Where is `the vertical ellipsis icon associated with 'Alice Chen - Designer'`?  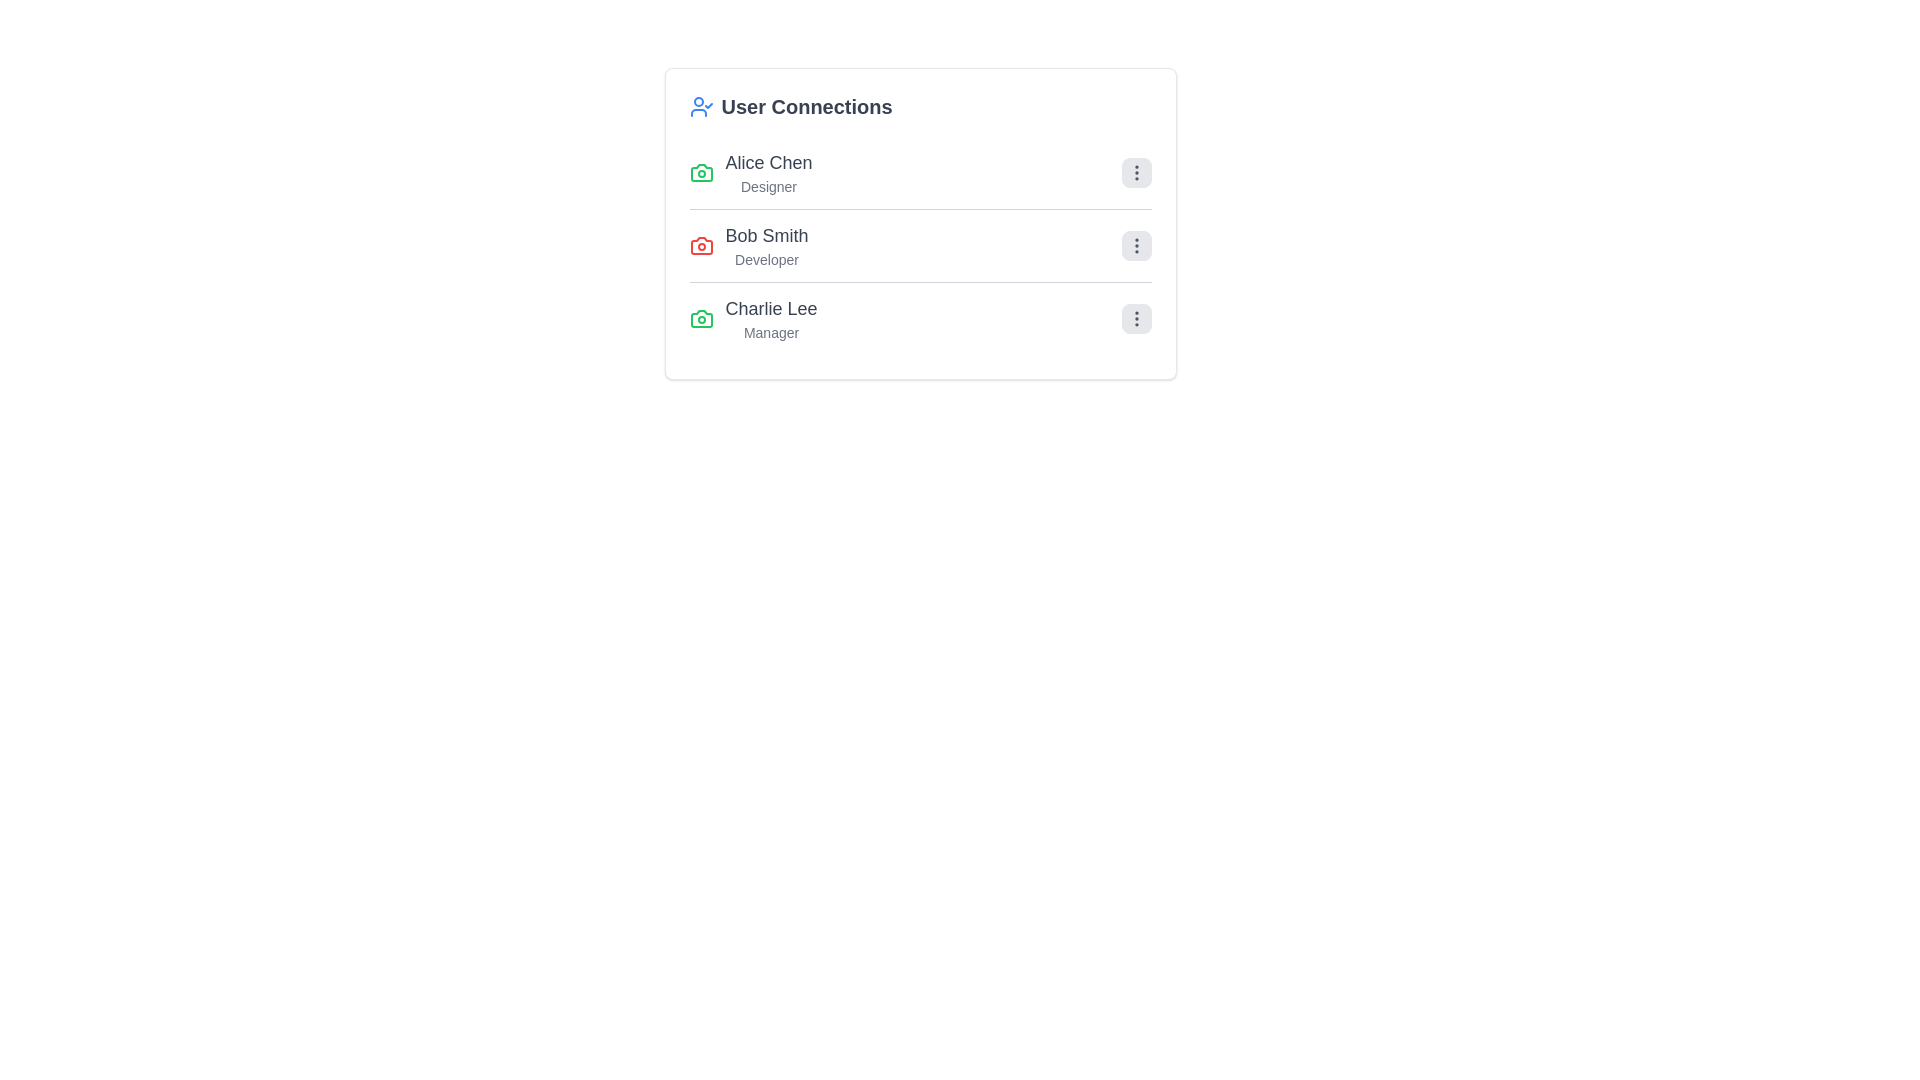 the vertical ellipsis icon associated with 'Alice Chen - Designer' is located at coordinates (1136, 172).